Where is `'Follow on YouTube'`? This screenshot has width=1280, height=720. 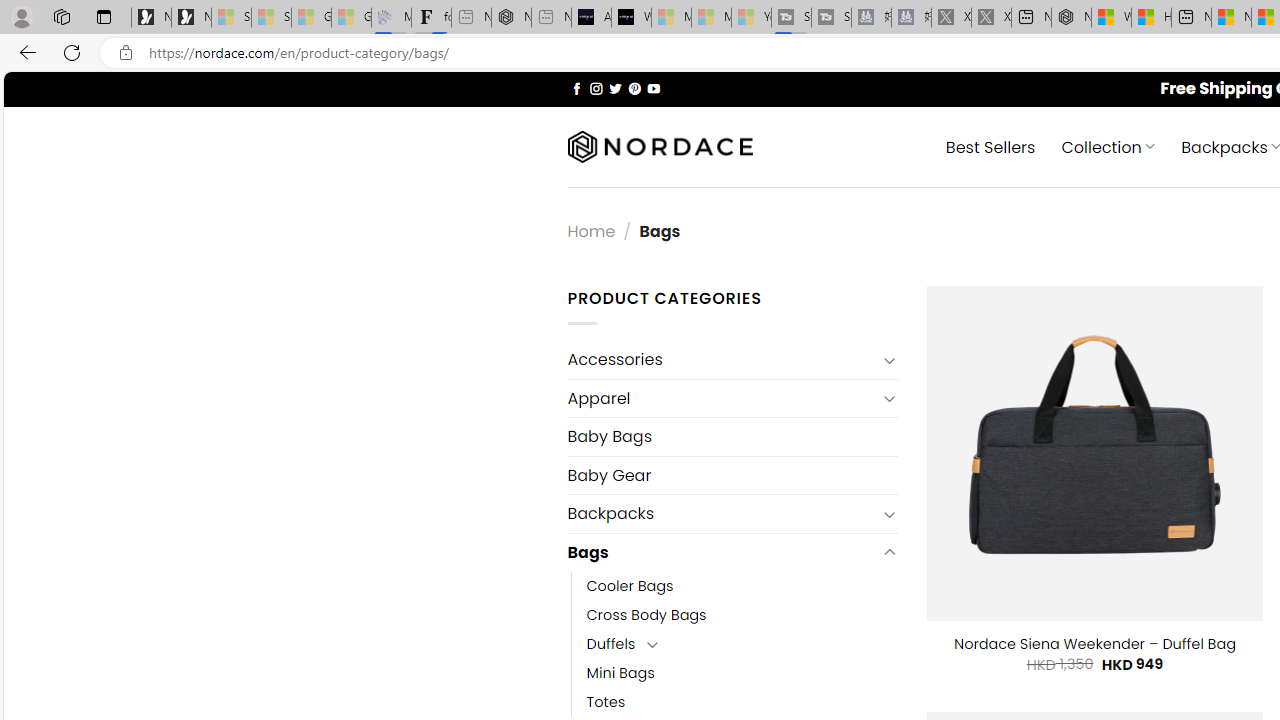 'Follow on YouTube' is located at coordinates (653, 87).